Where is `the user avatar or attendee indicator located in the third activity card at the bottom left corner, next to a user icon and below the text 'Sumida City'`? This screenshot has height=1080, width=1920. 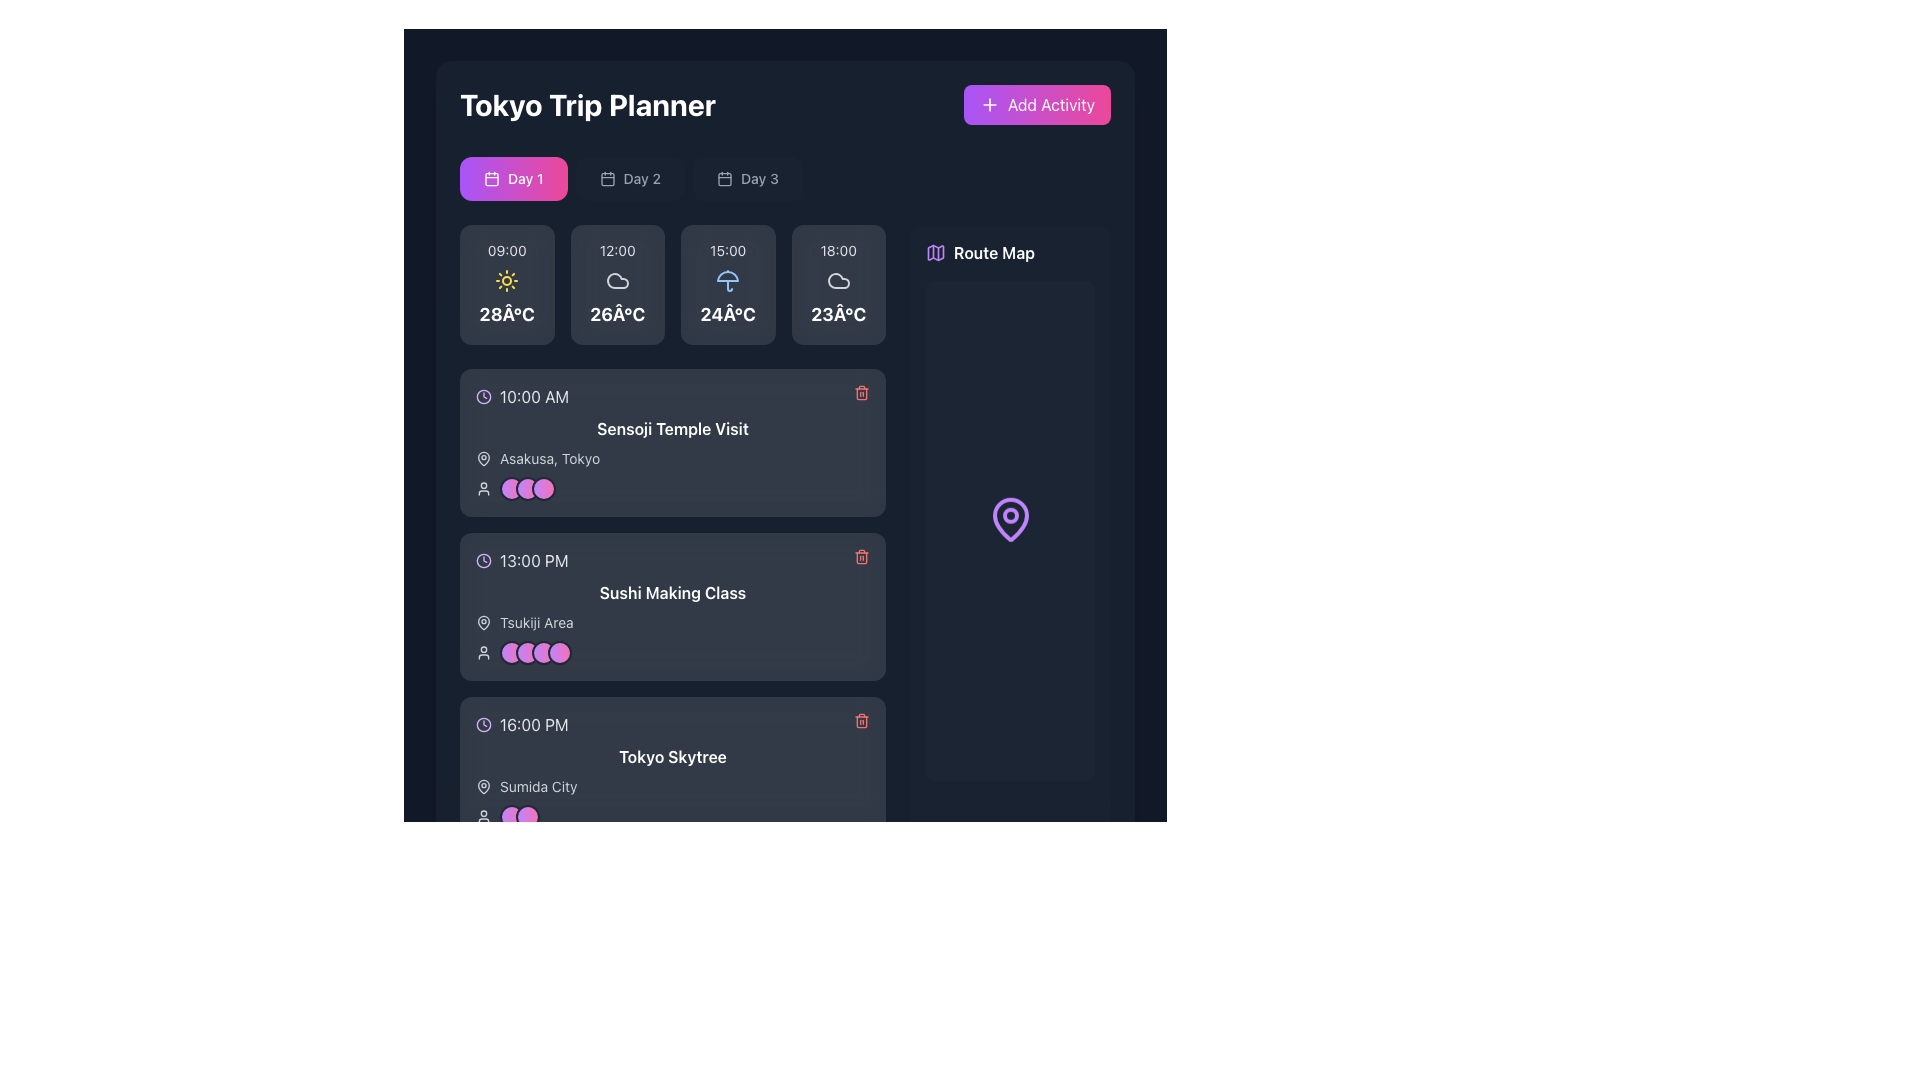
the user avatar or attendee indicator located in the third activity card at the bottom left corner, next to a user icon and below the text 'Sumida City' is located at coordinates (519, 817).